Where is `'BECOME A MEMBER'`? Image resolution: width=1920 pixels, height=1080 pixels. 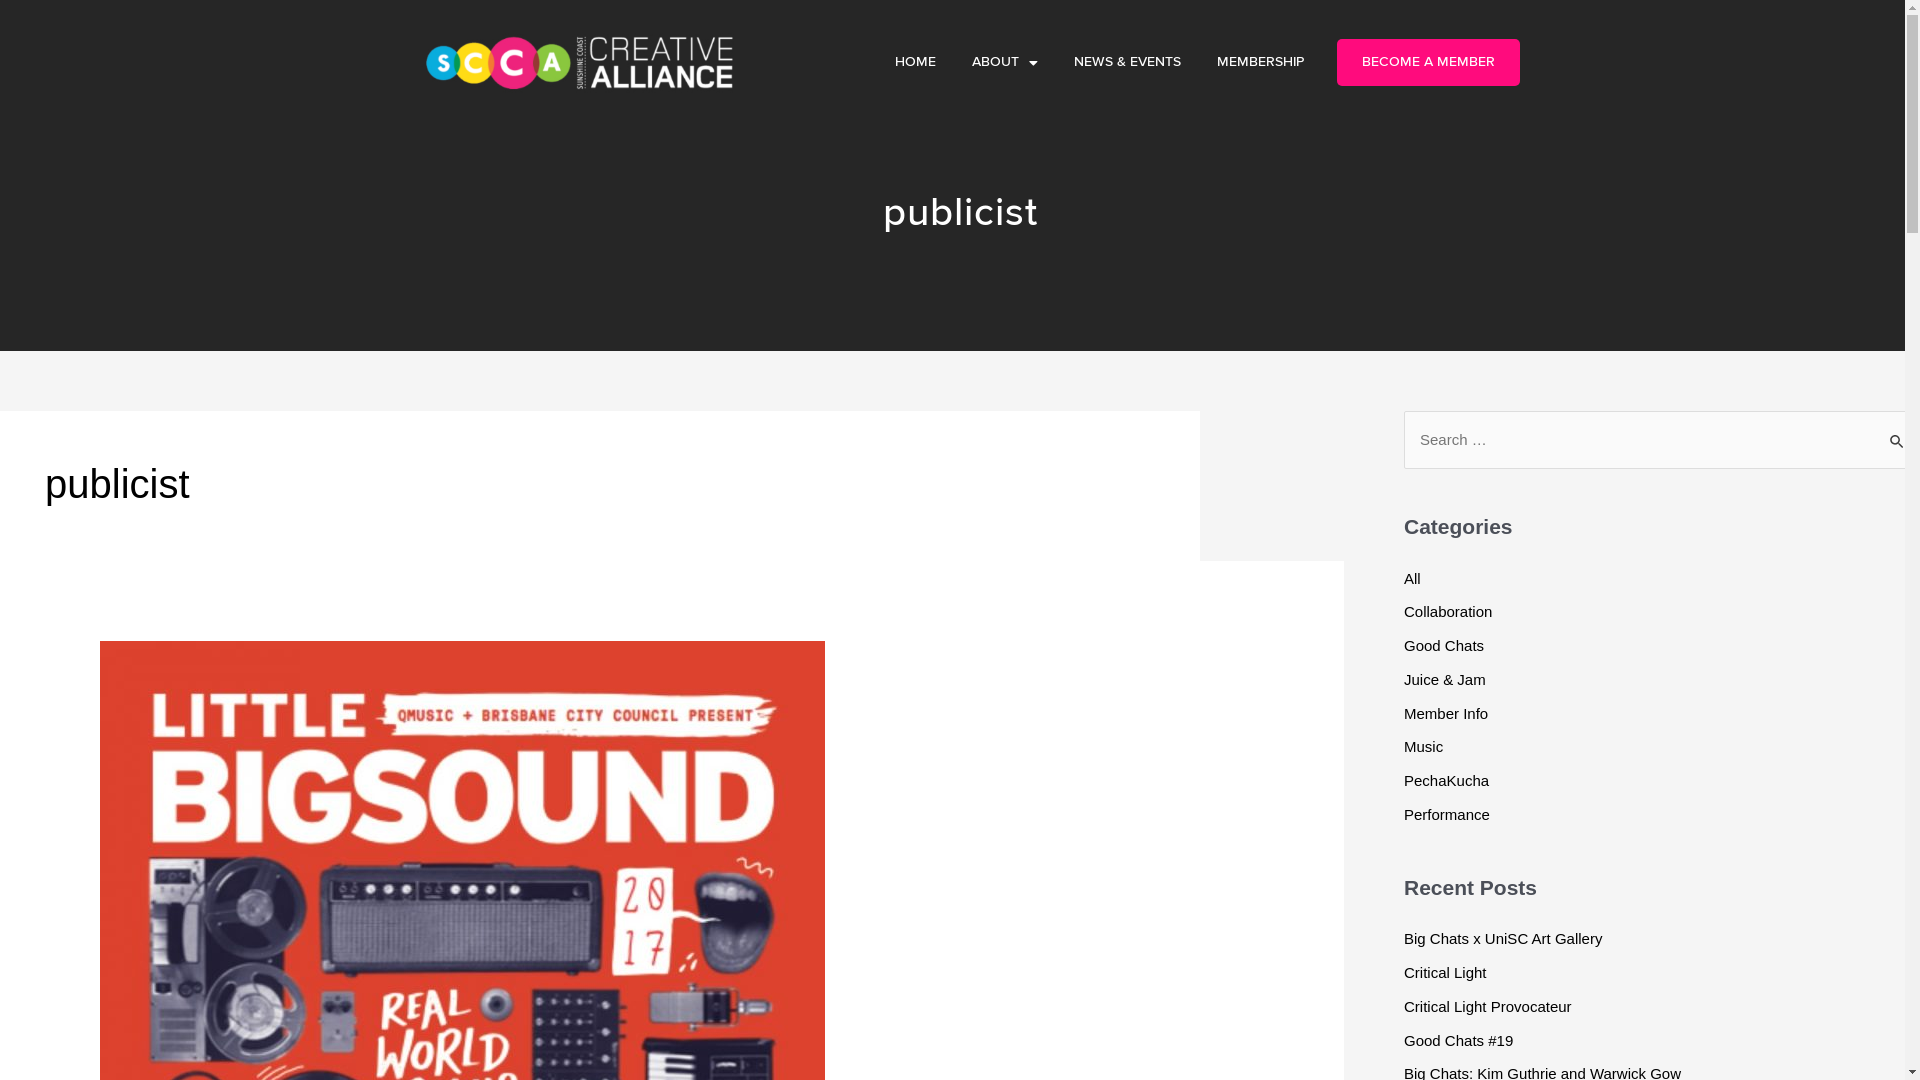 'BECOME A MEMBER' is located at coordinates (1427, 61).